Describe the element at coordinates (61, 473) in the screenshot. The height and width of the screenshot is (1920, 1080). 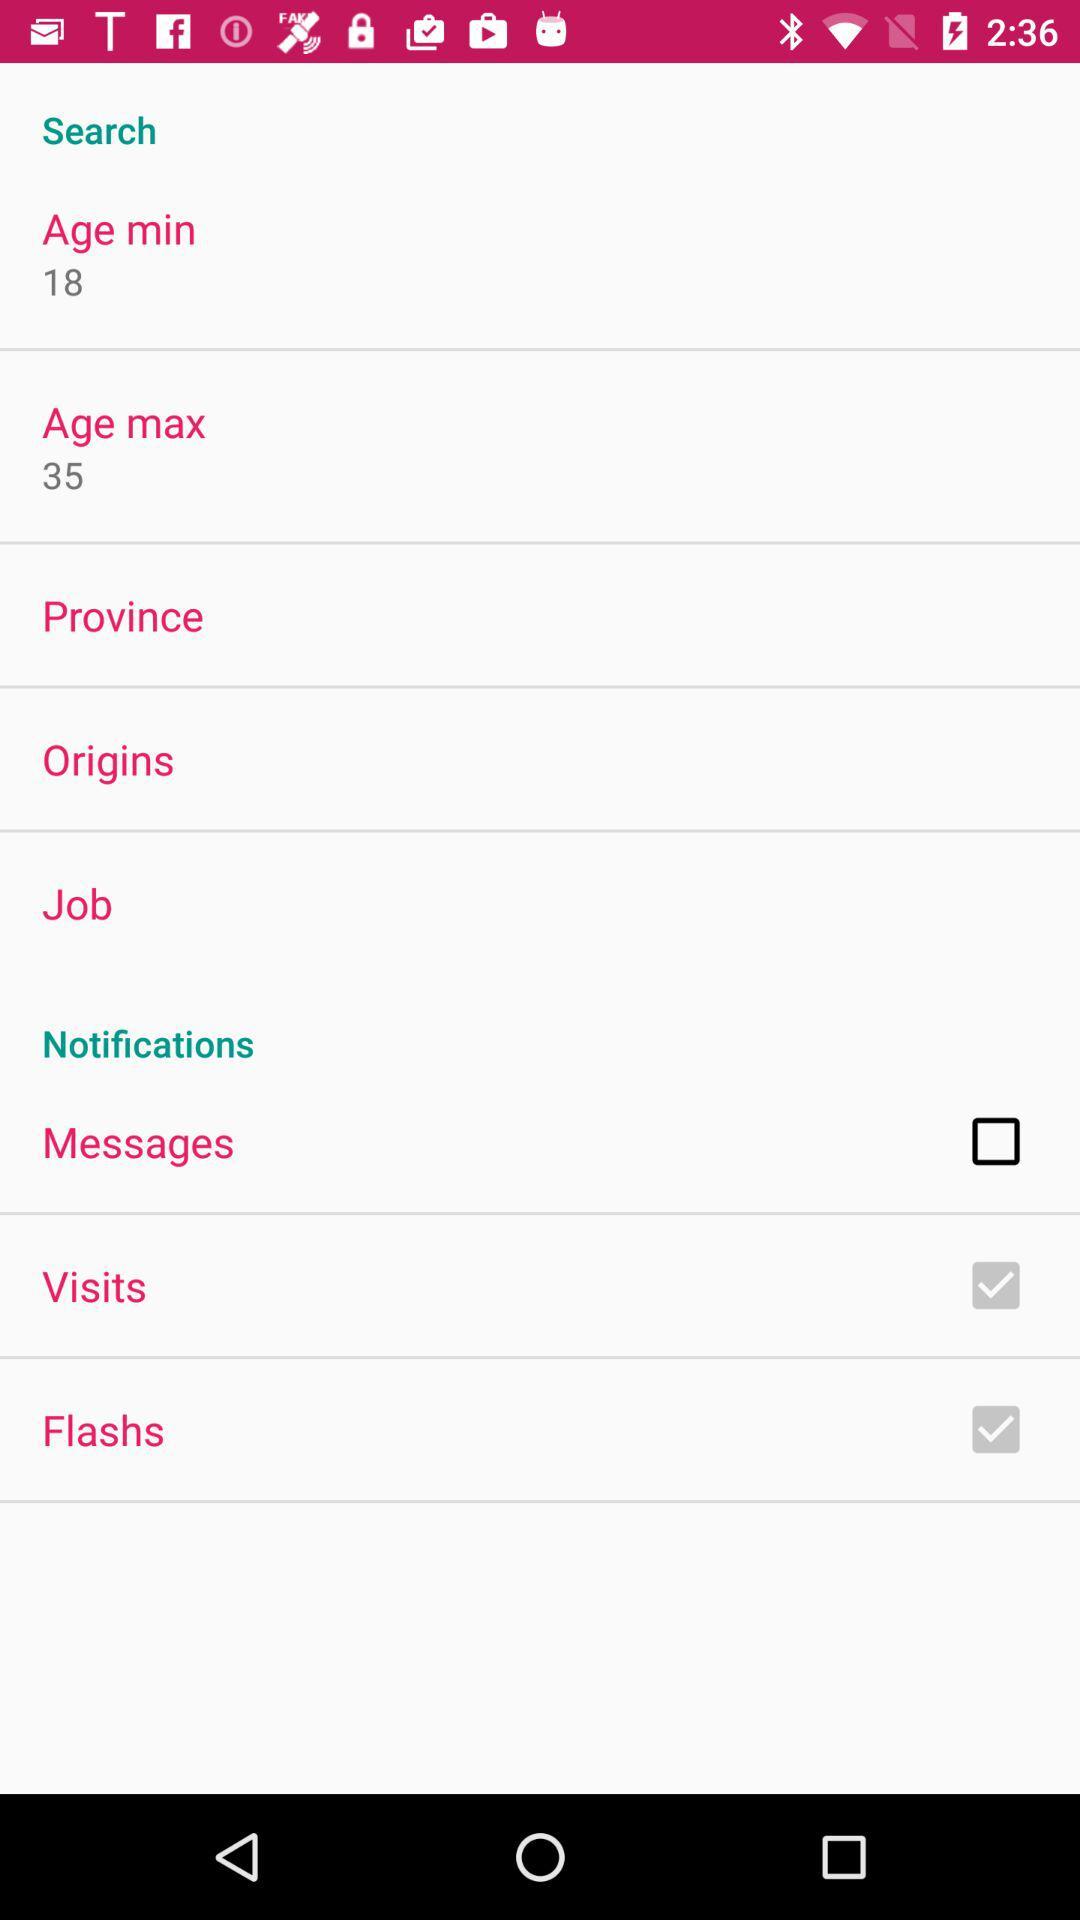
I see `app above the province item` at that location.